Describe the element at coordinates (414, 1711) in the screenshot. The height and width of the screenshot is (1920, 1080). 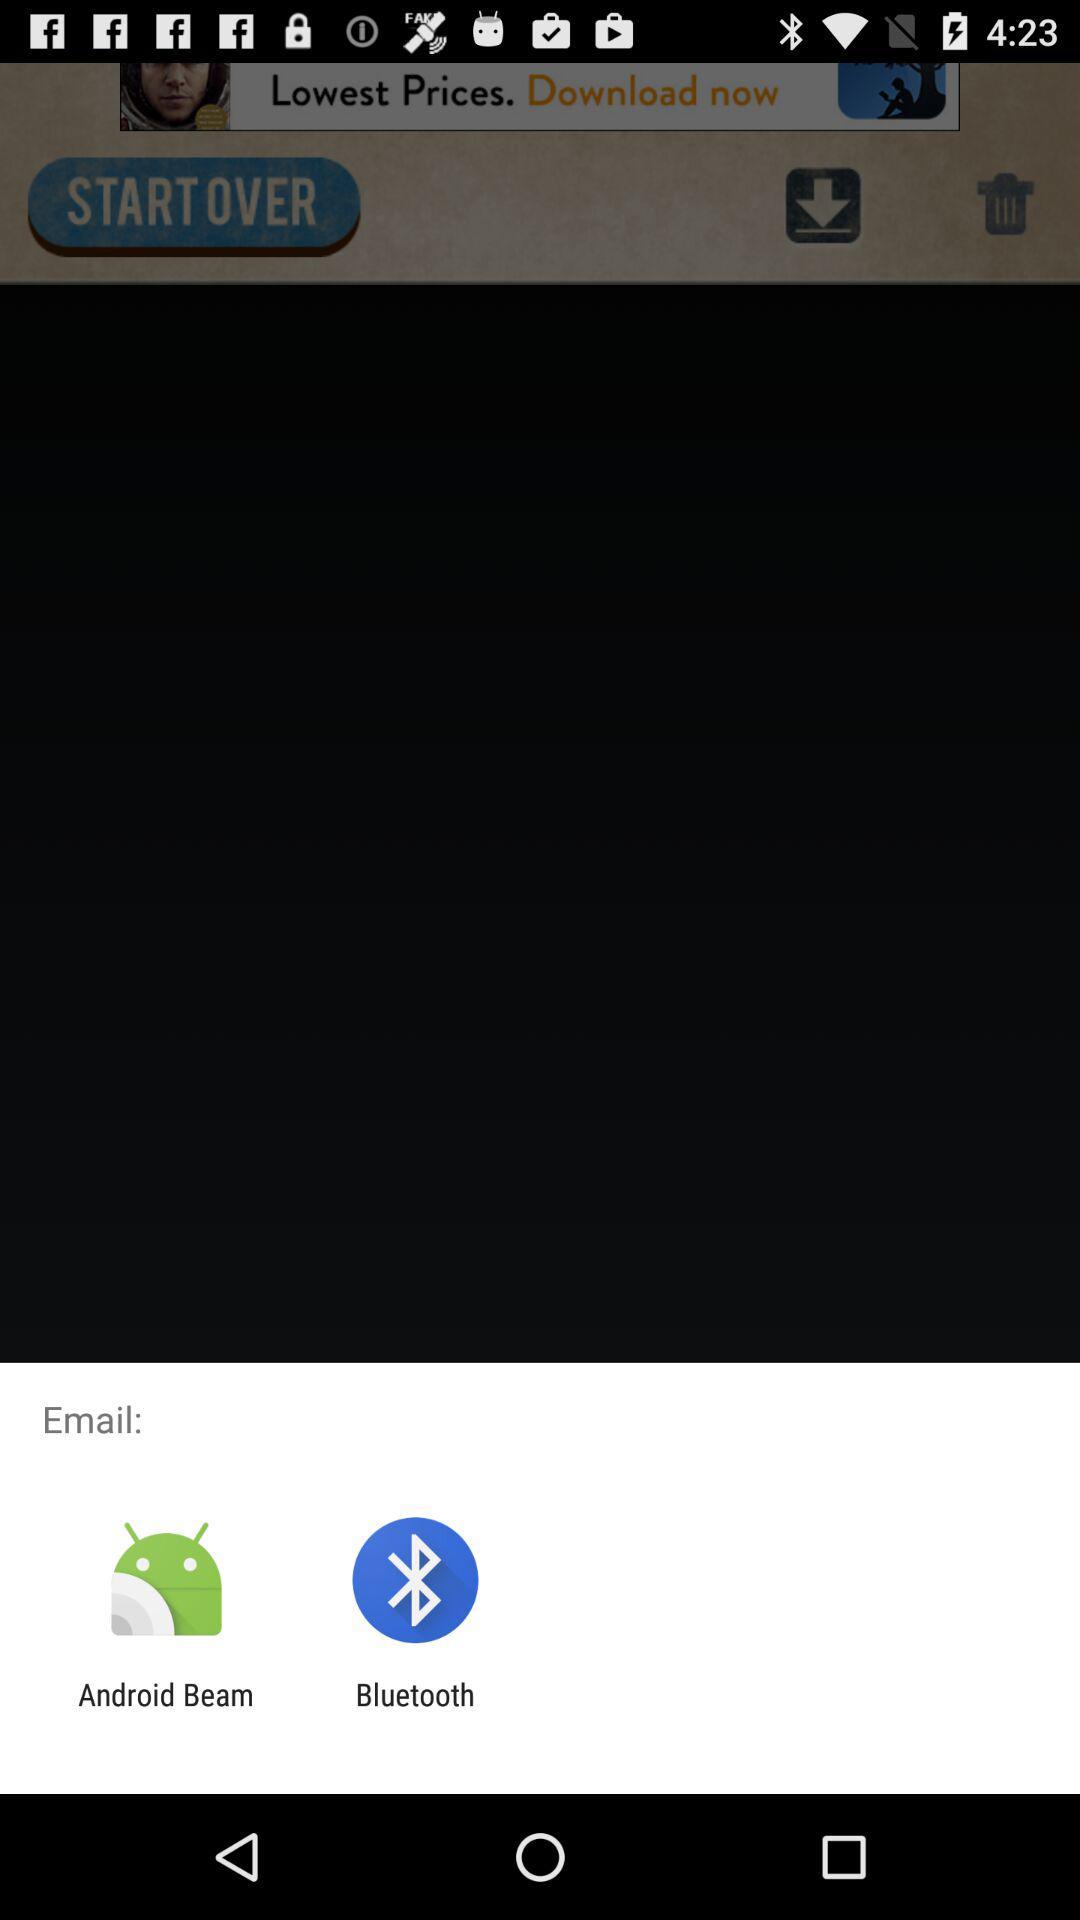
I see `item next to the android beam icon` at that location.